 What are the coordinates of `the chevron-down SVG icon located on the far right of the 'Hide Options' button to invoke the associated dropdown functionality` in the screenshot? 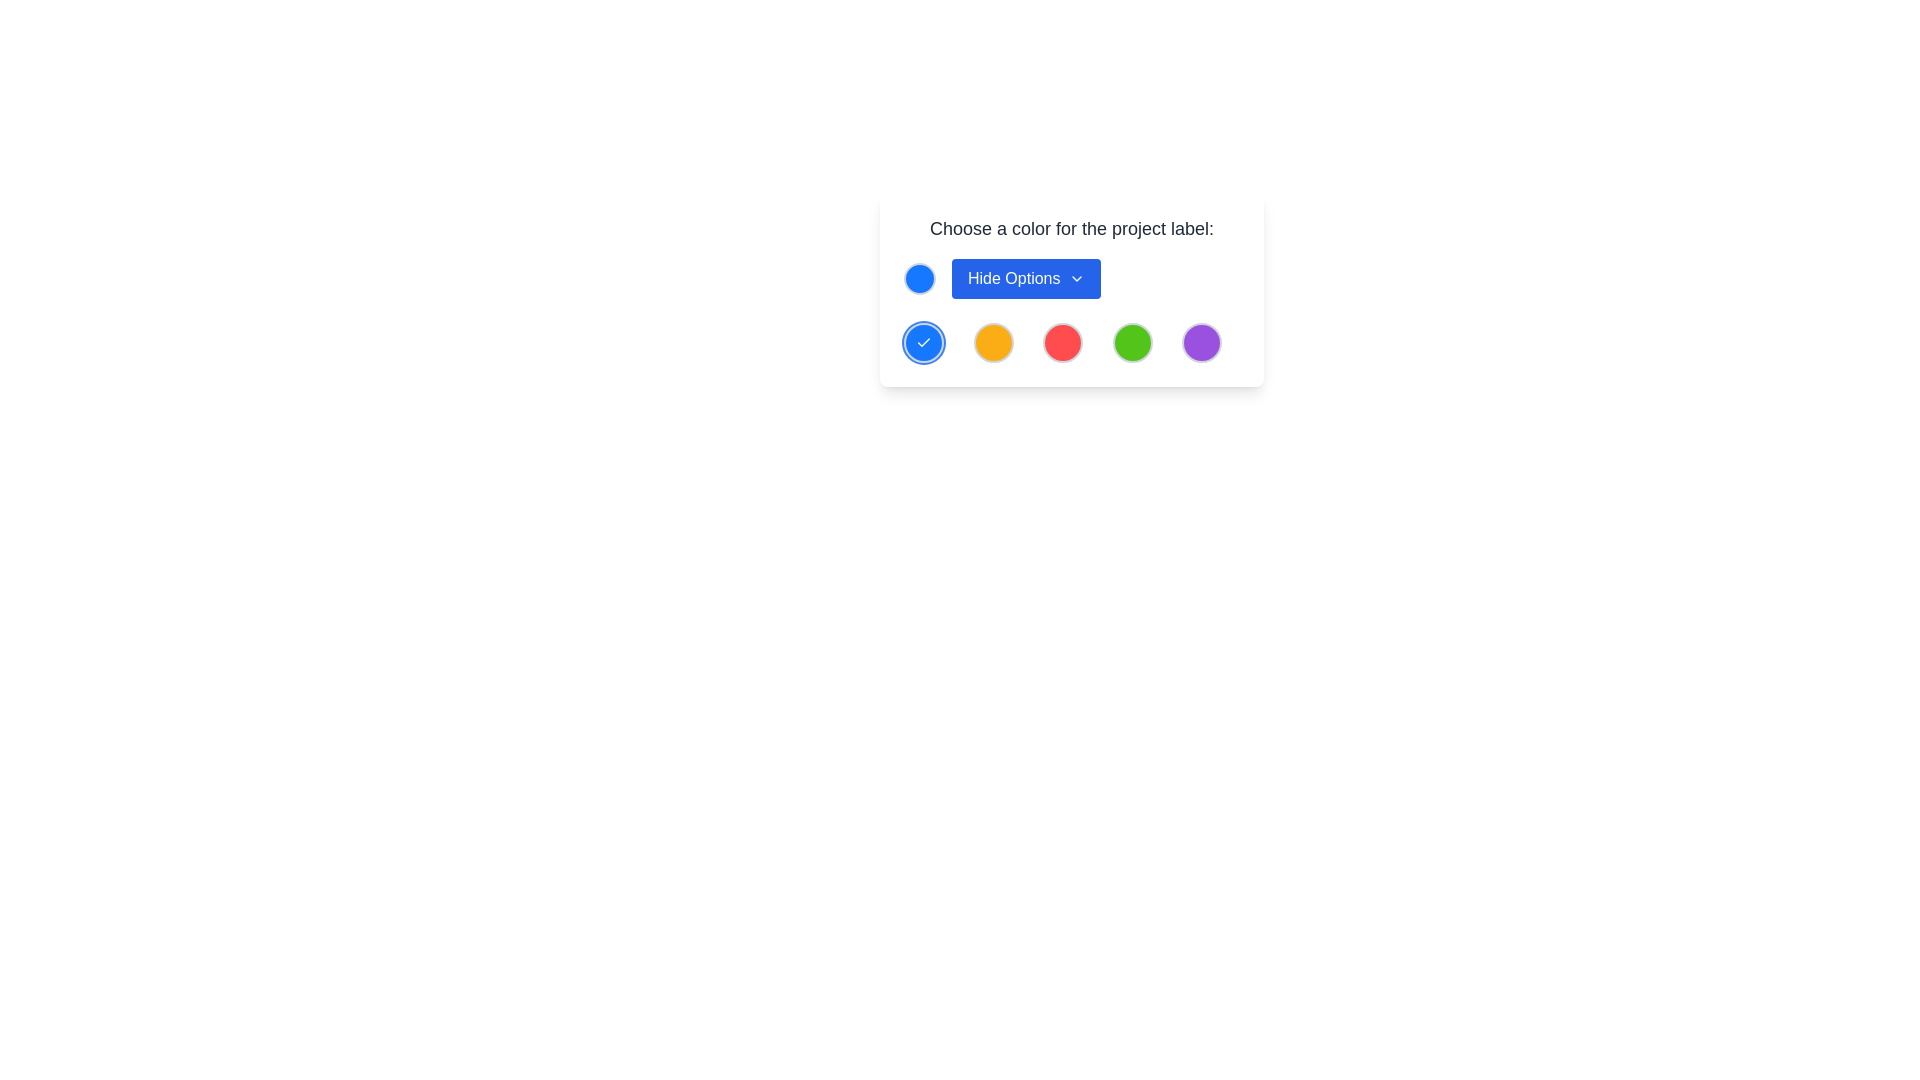 It's located at (1075, 278).